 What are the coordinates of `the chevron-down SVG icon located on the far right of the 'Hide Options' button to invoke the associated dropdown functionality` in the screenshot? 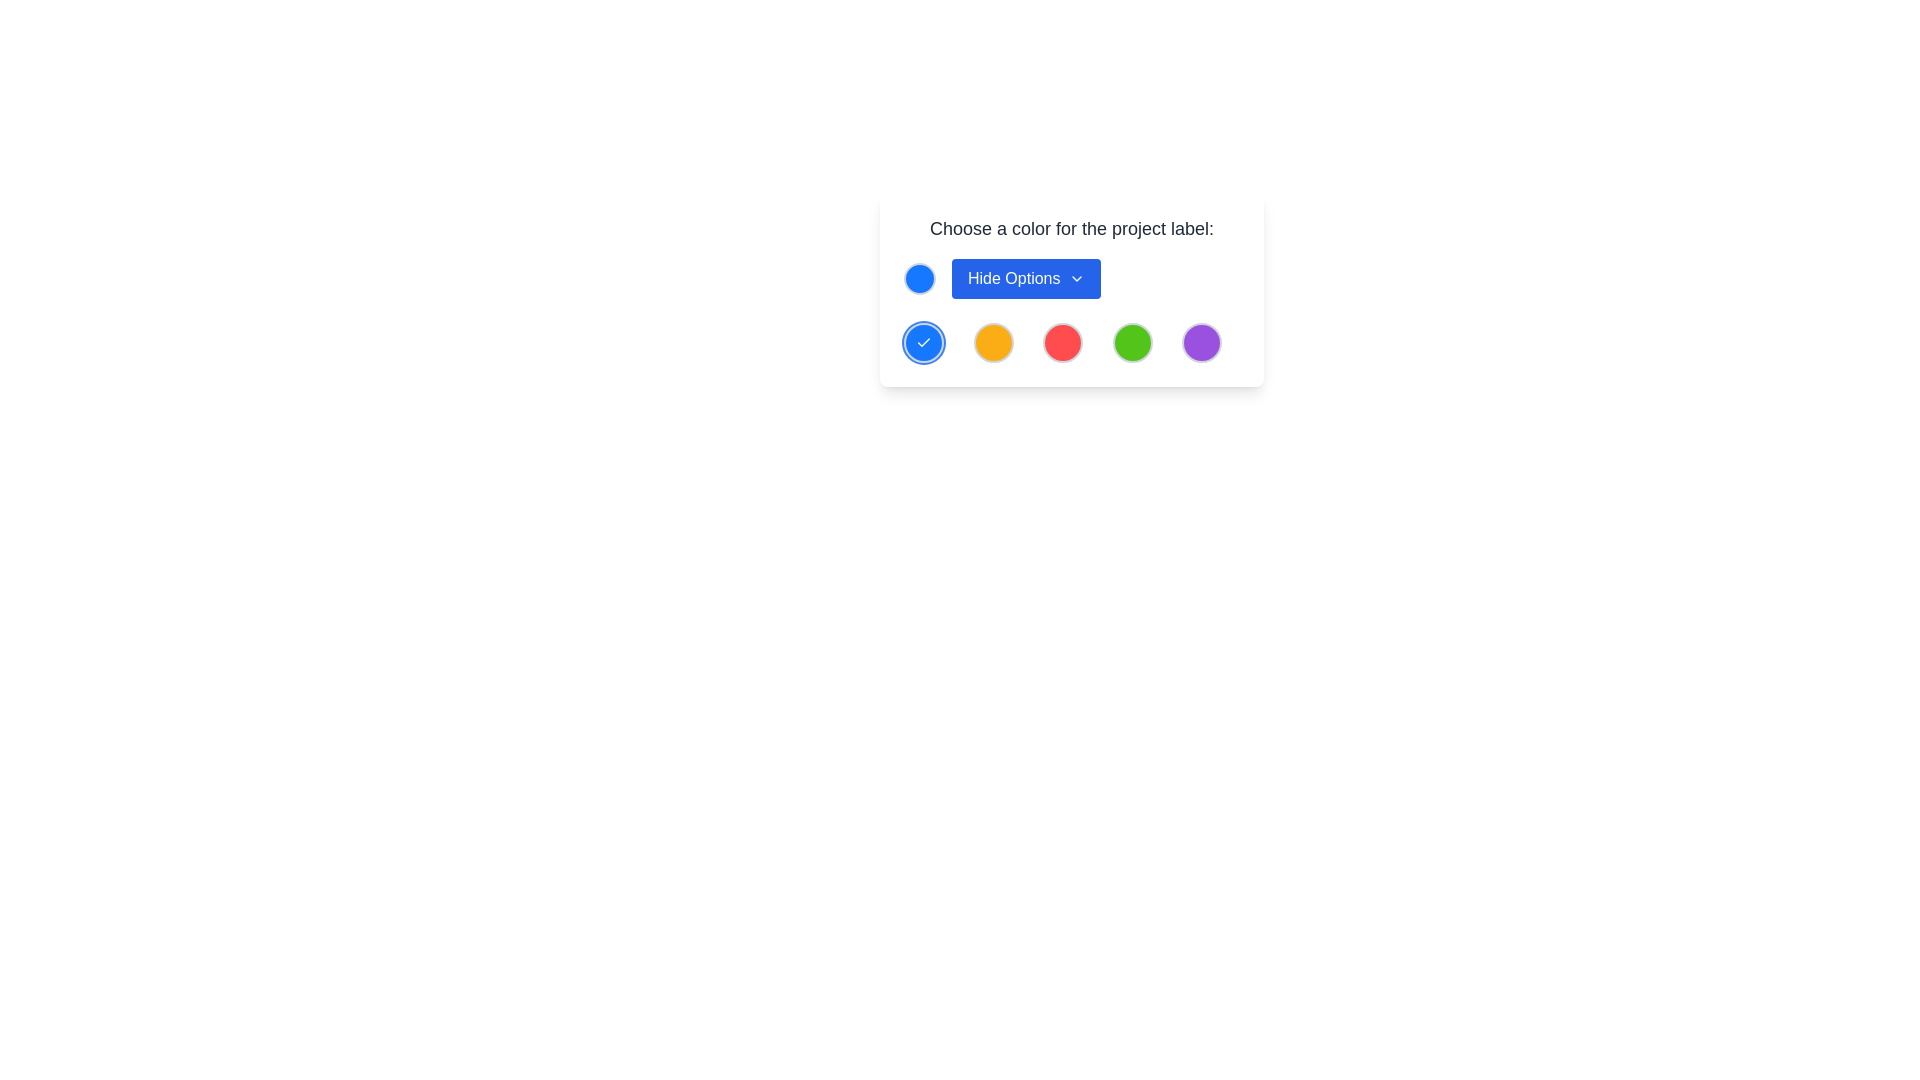 It's located at (1075, 278).